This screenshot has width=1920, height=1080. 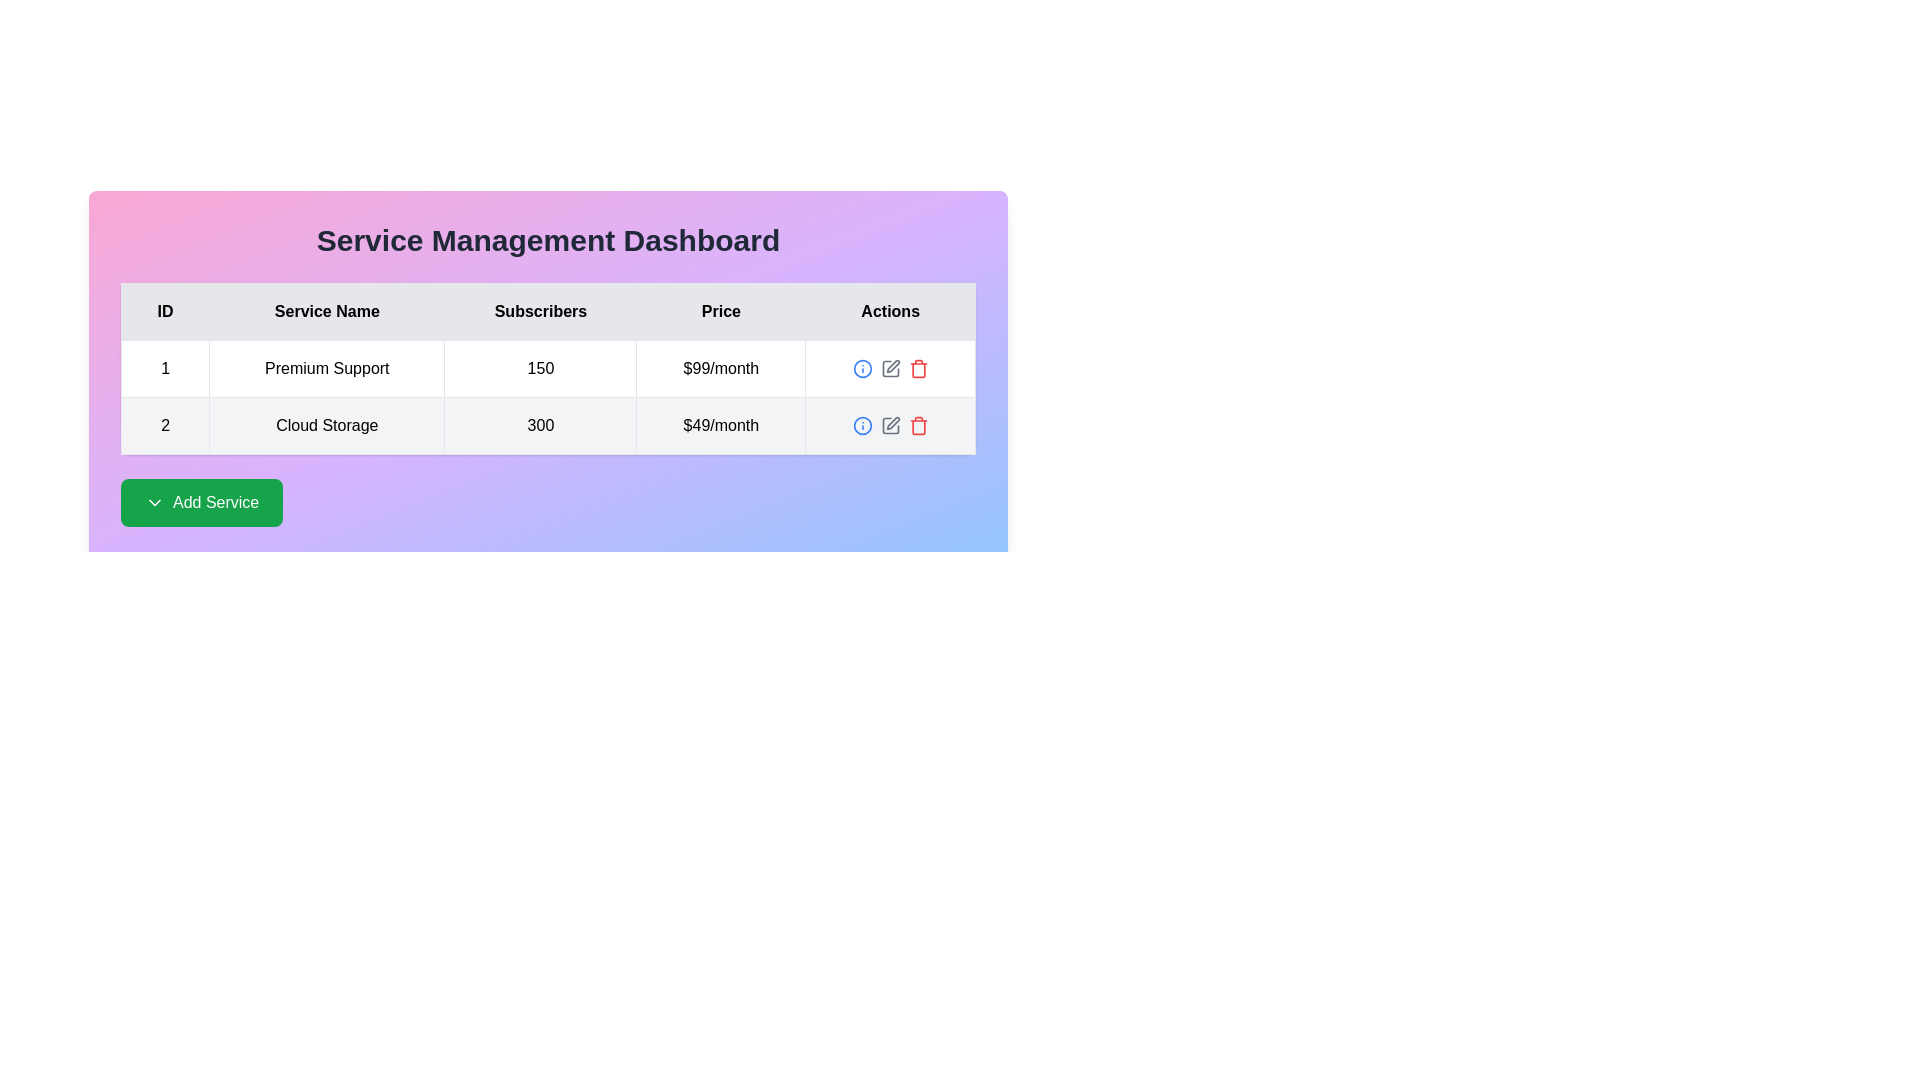 I want to click on the table cell that identifies the ID '2' for the 'Cloud Storage' service entry, which is the first cell in the second row under the 'ID' column, so click(x=165, y=424).